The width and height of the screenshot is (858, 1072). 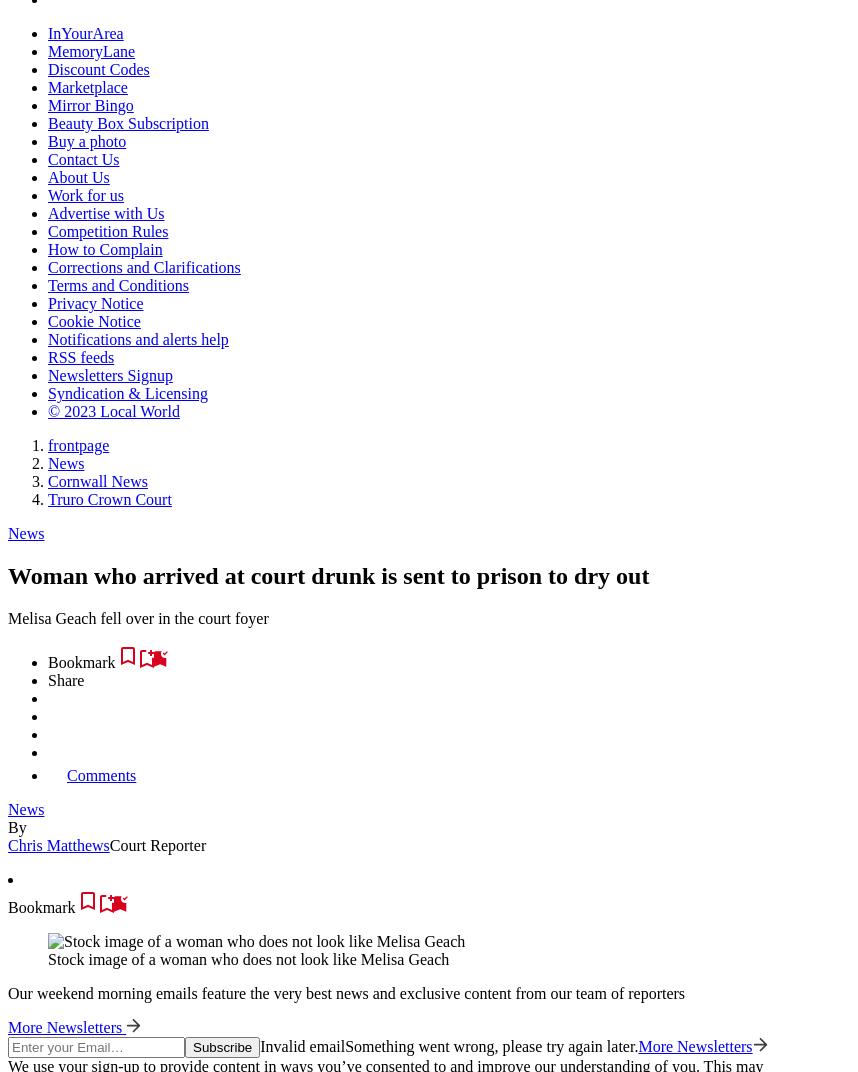 I want to click on 'By', so click(x=16, y=825).